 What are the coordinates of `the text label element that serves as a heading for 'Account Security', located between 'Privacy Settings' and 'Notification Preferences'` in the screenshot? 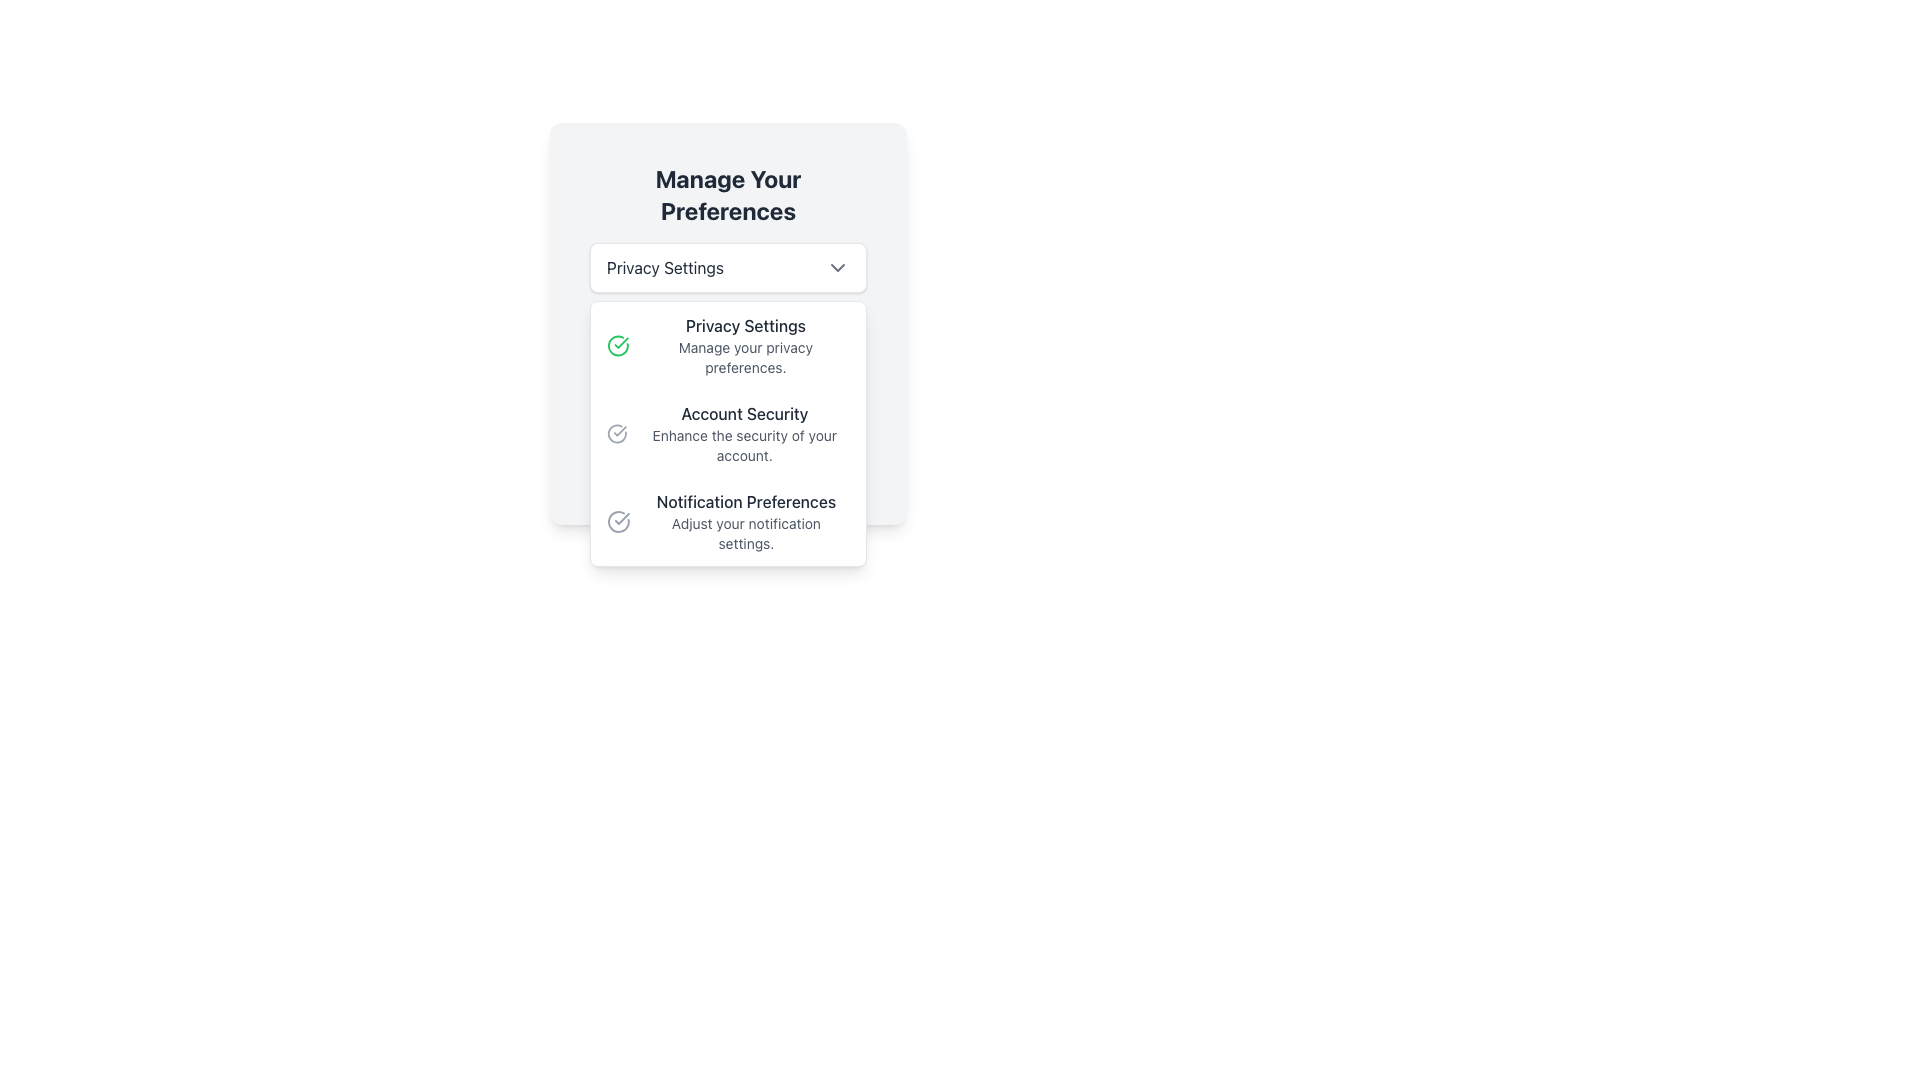 It's located at (743, 412).